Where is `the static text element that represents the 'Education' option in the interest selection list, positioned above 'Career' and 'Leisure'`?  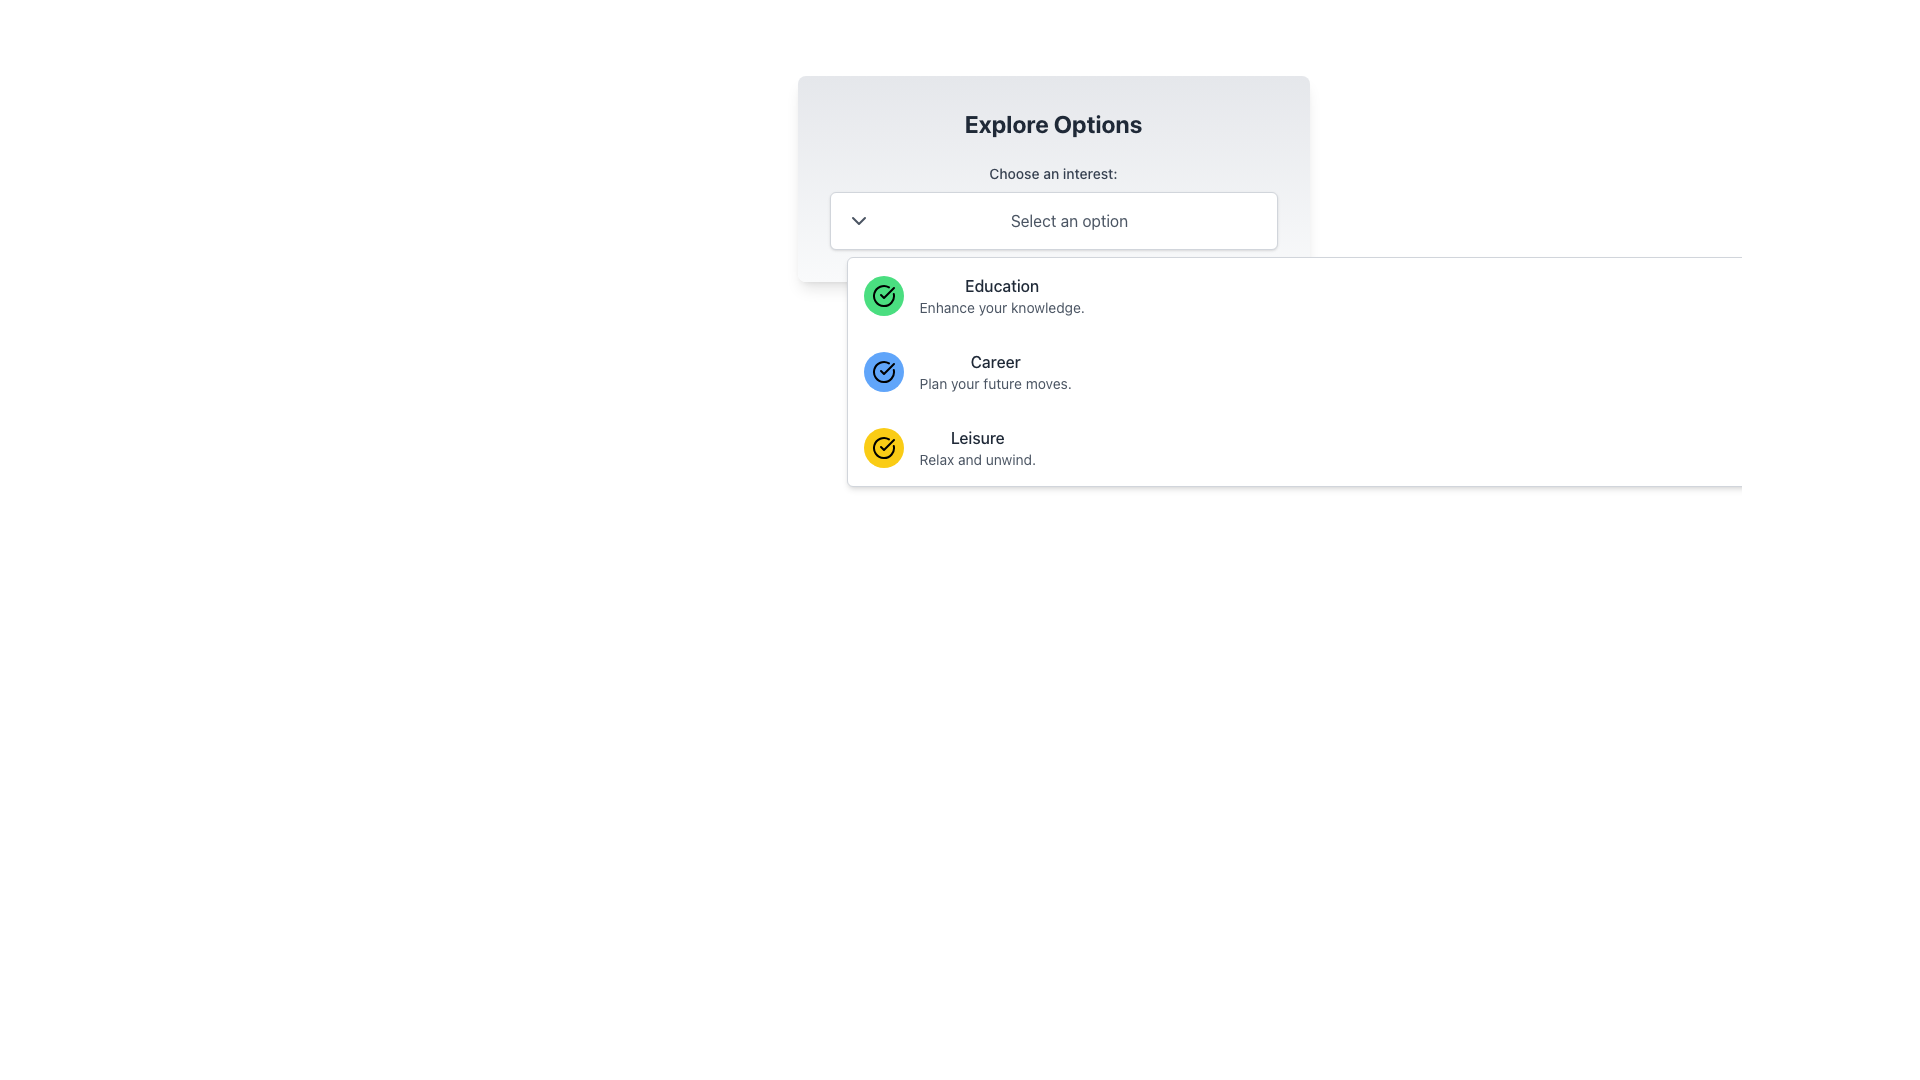 the static text element that represents the 'Education' option in the interest selection list, positioned above 'Career' and 'Leisure' is located at coordinates (1002, 296).